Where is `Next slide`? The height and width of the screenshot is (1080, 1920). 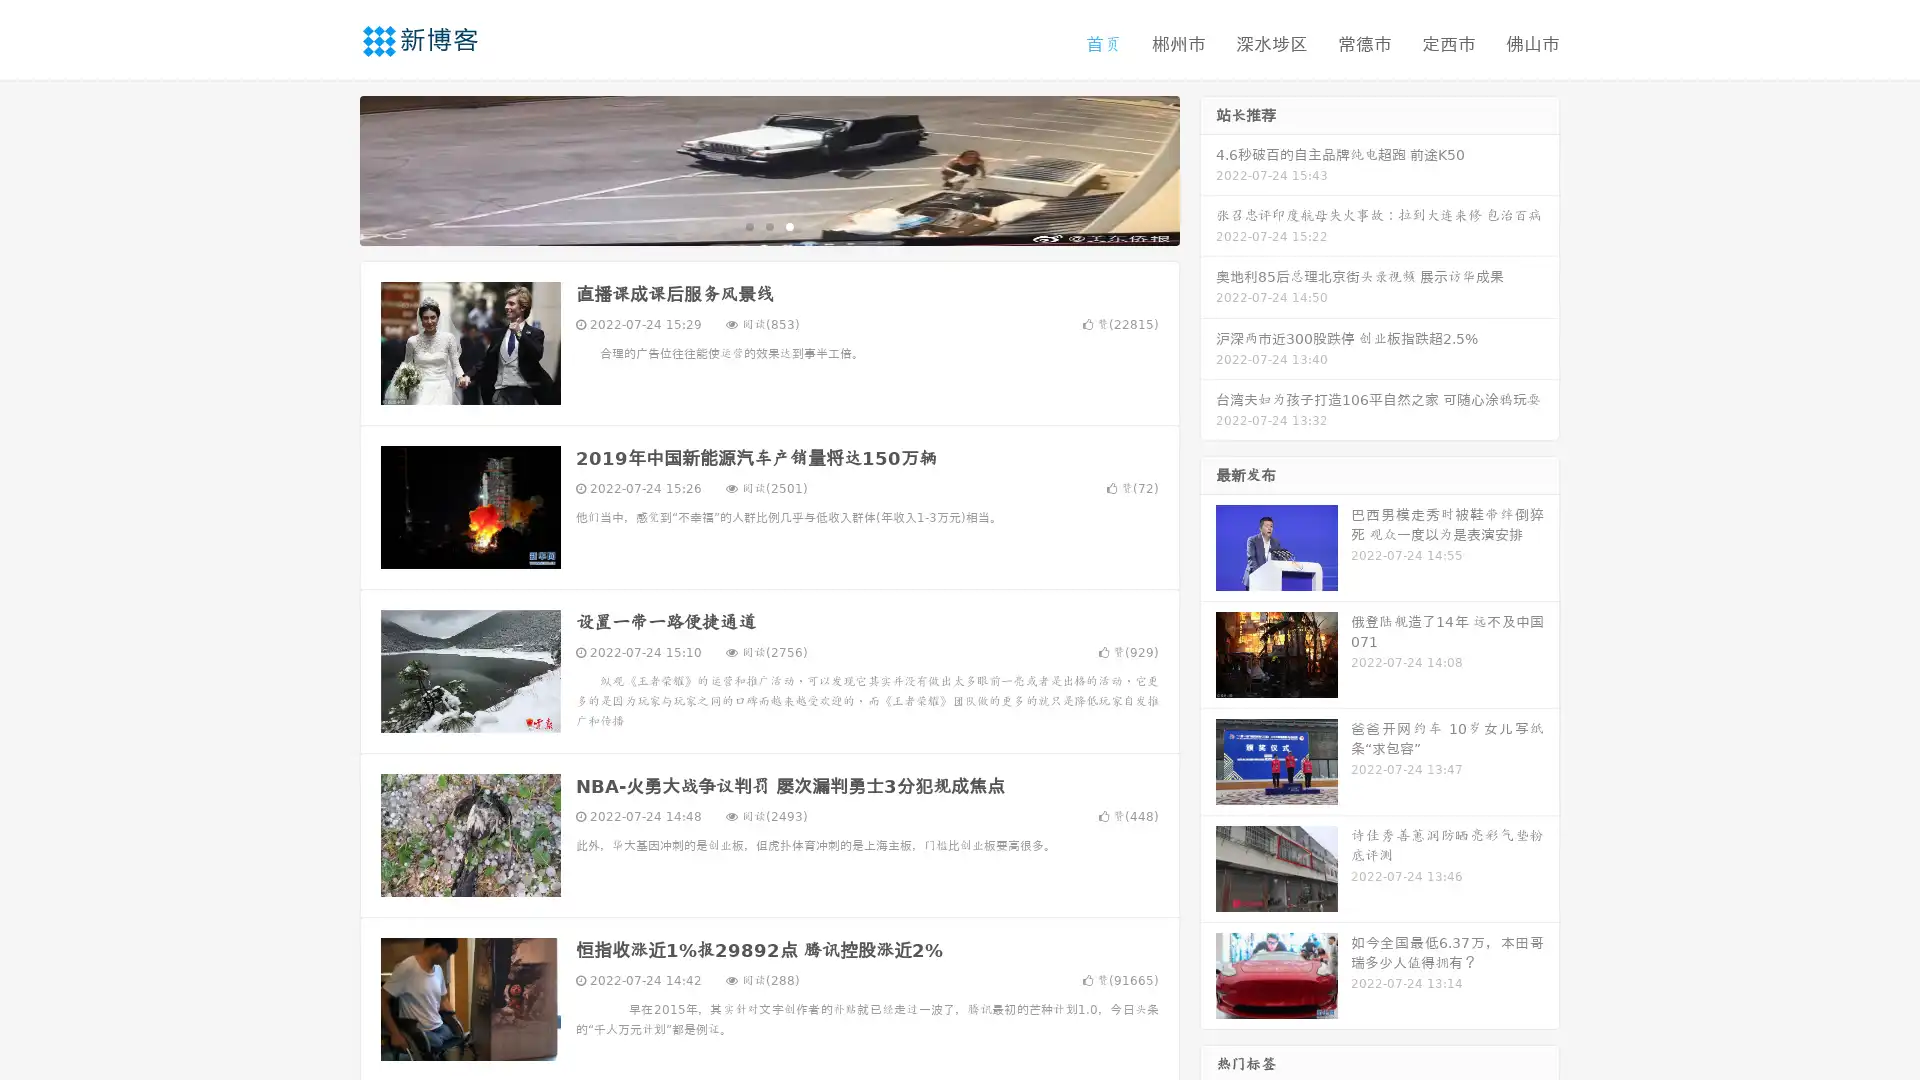
Next slide is located at coordinates (1208, 168).